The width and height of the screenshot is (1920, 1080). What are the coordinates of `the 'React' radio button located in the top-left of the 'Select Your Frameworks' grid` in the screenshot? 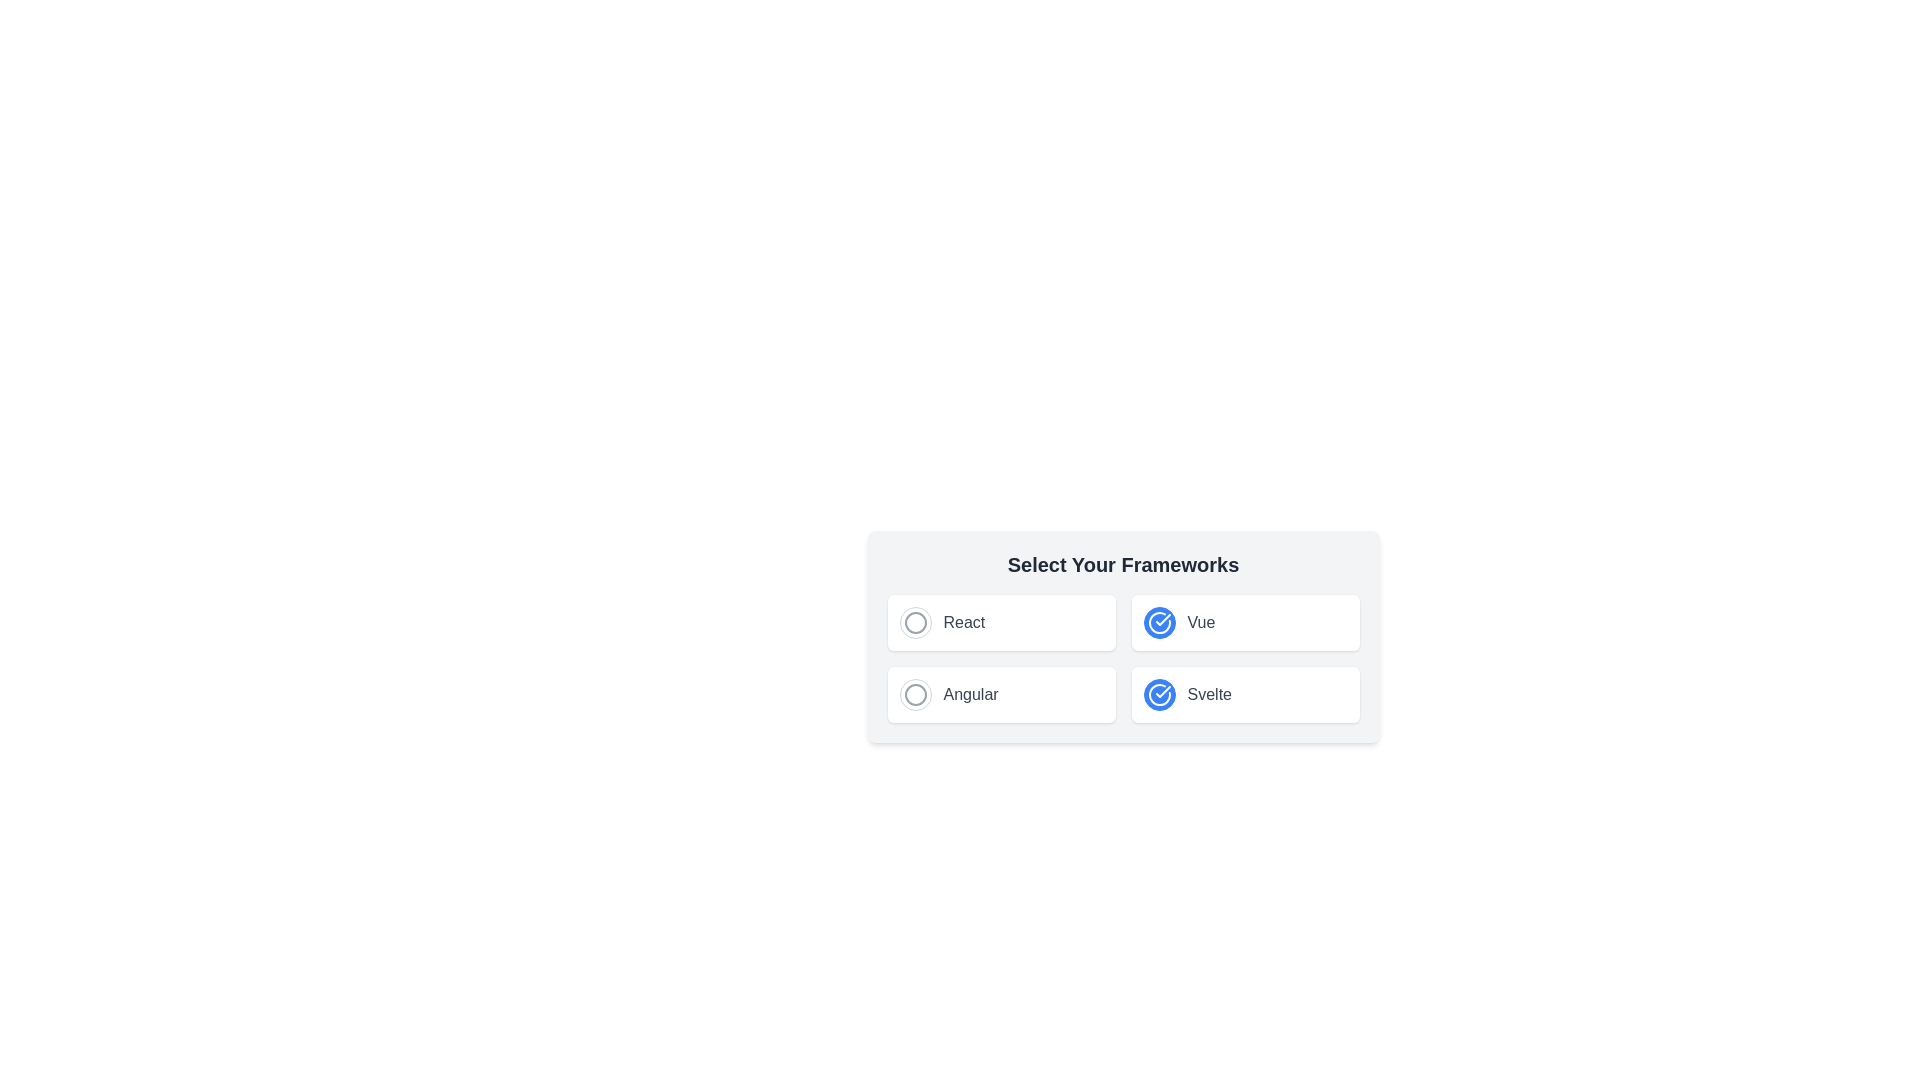 It's located at (1001, 622).